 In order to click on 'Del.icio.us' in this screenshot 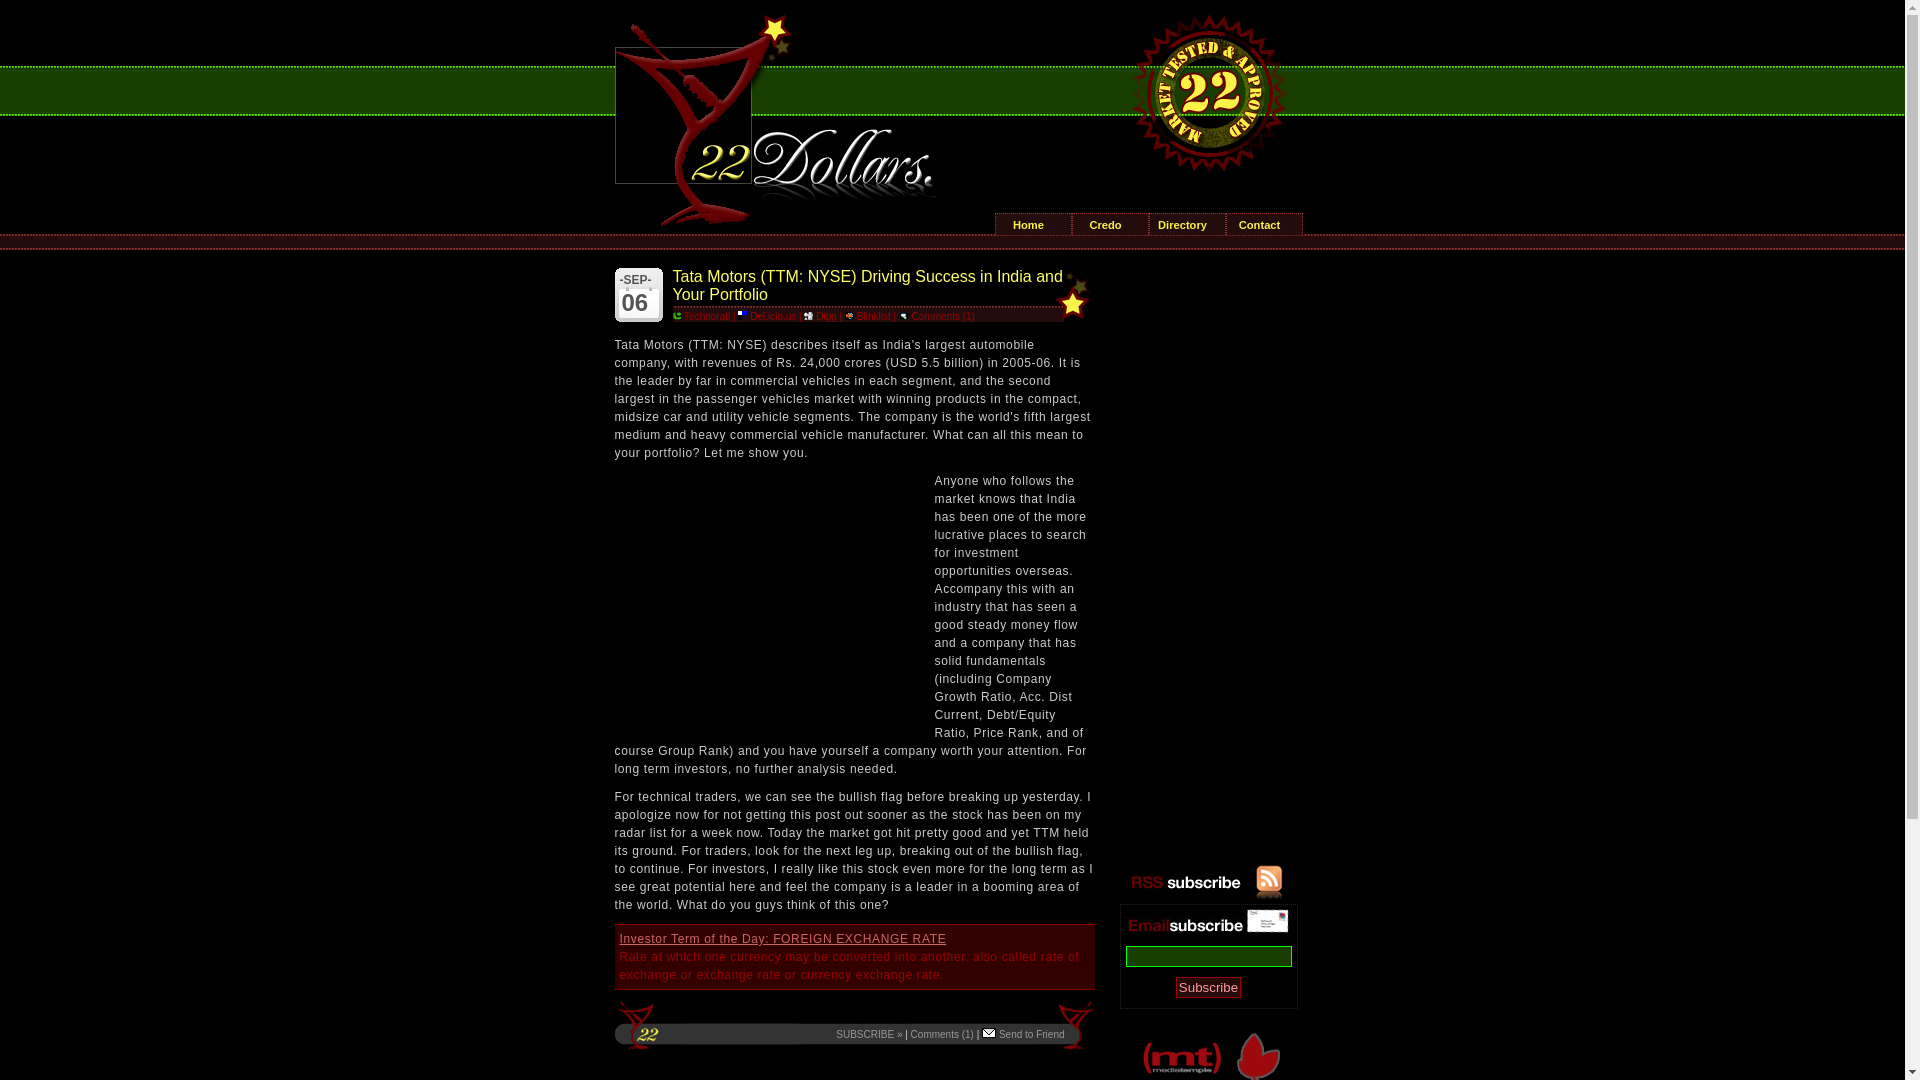, I will do `click(766, 315)`.